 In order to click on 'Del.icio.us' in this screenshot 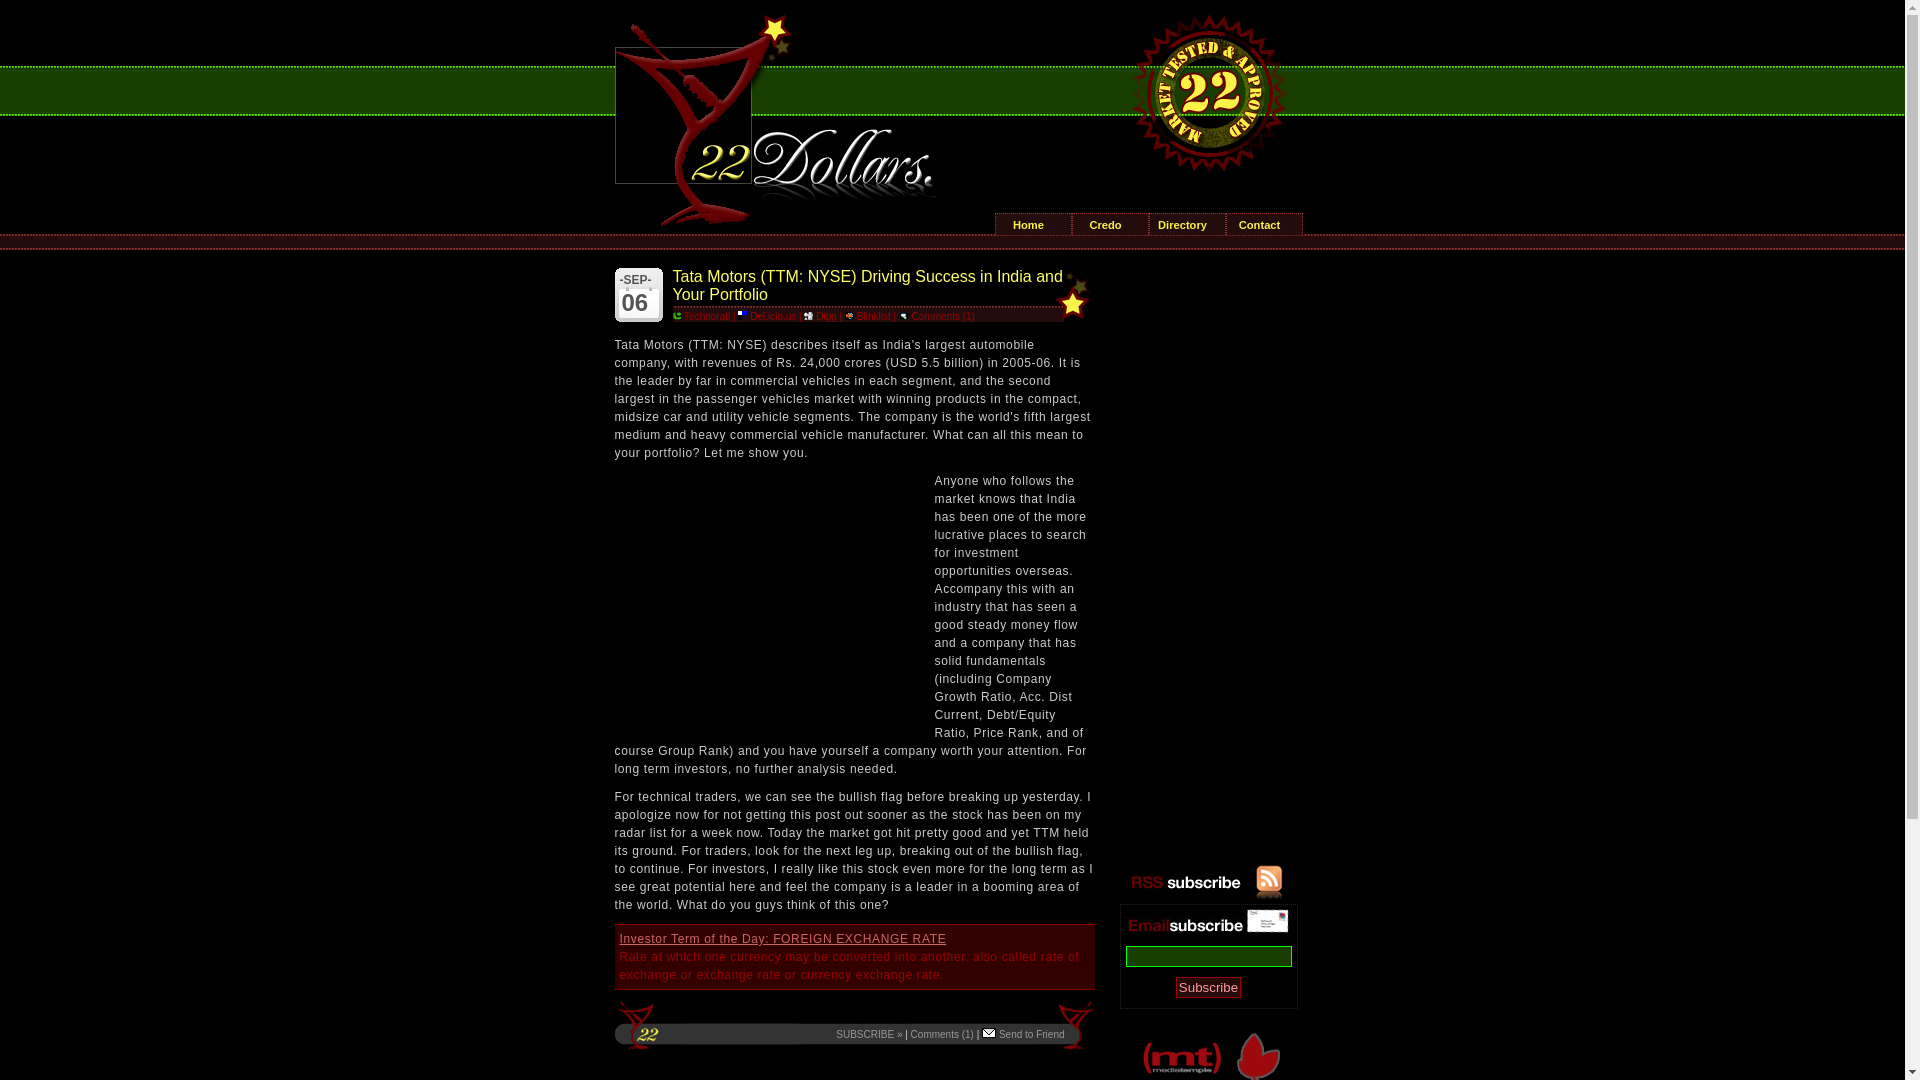, I will do `click(766, 315)`.